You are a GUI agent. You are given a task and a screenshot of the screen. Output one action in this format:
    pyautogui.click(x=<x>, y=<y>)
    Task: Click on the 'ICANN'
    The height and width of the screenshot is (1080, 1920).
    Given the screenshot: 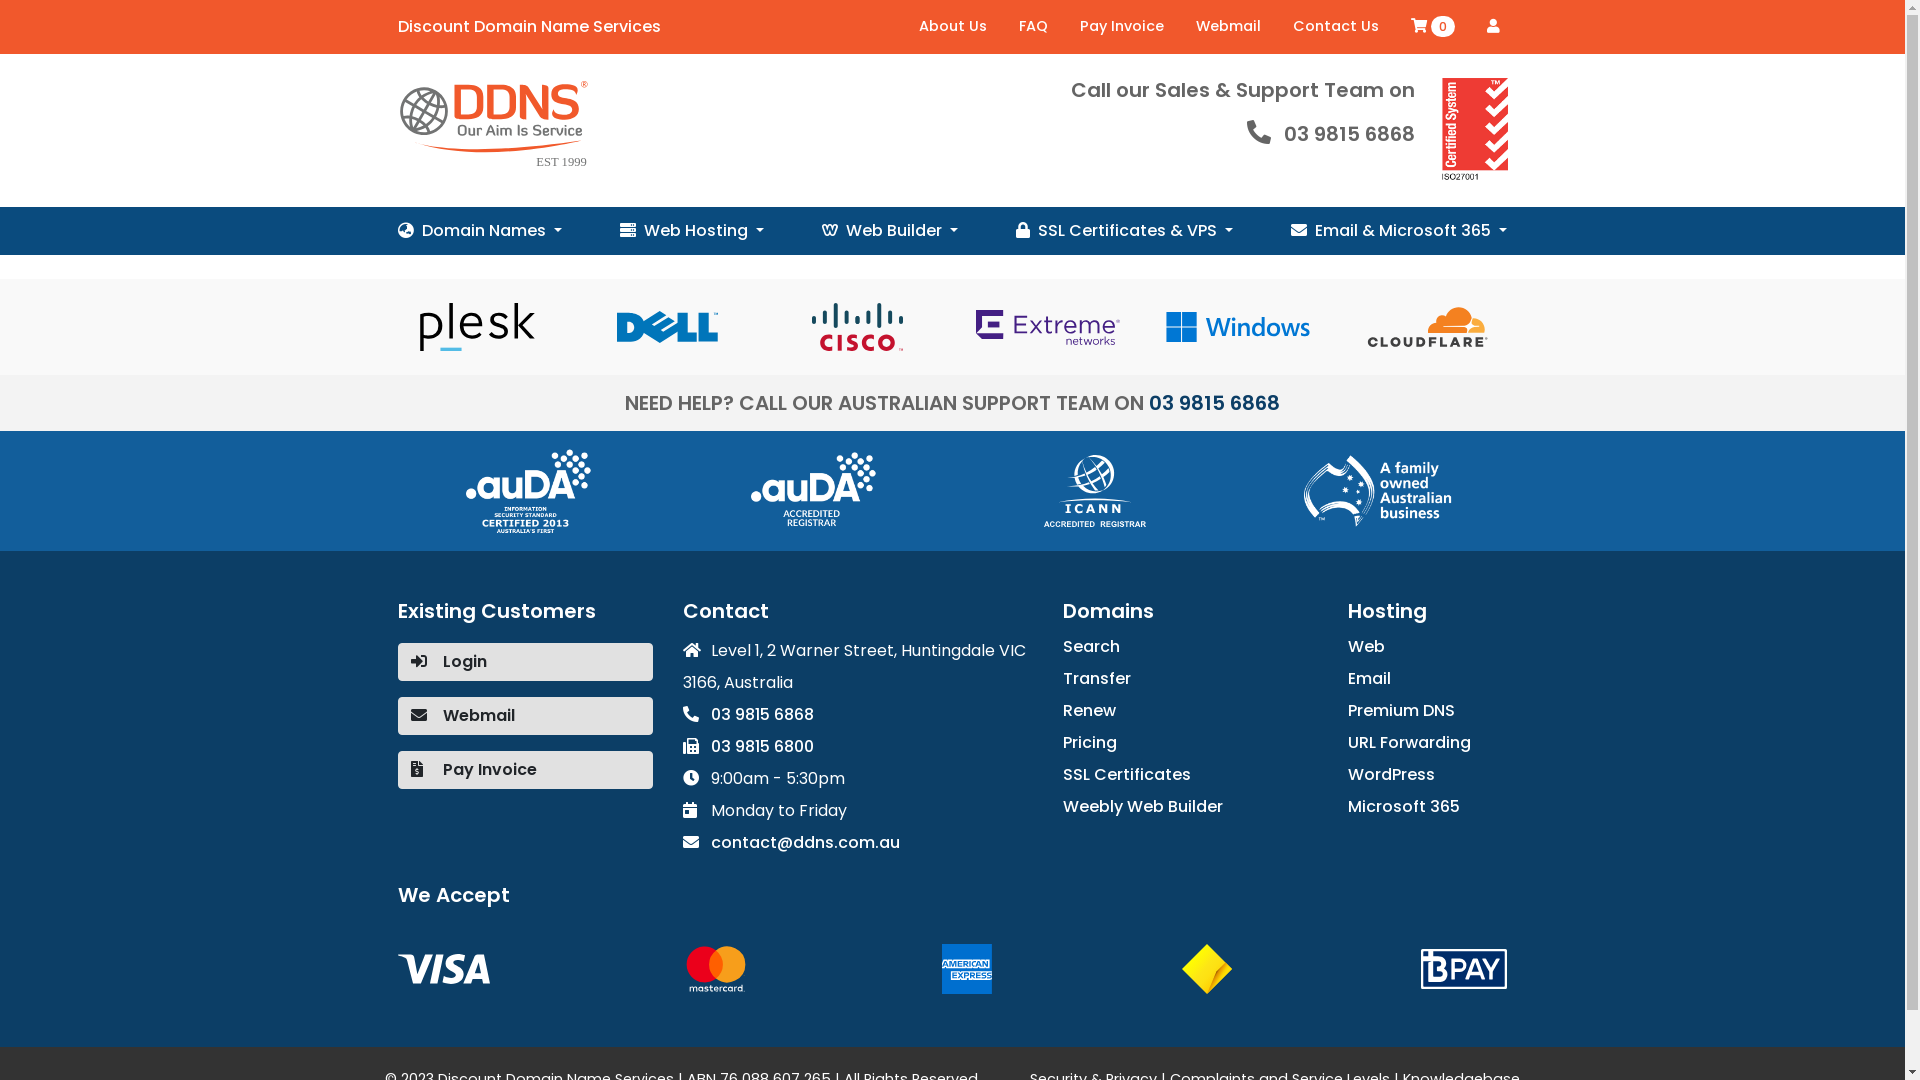 What is the action you would take?
    pyautogui.click(x=1093, y=490)
    